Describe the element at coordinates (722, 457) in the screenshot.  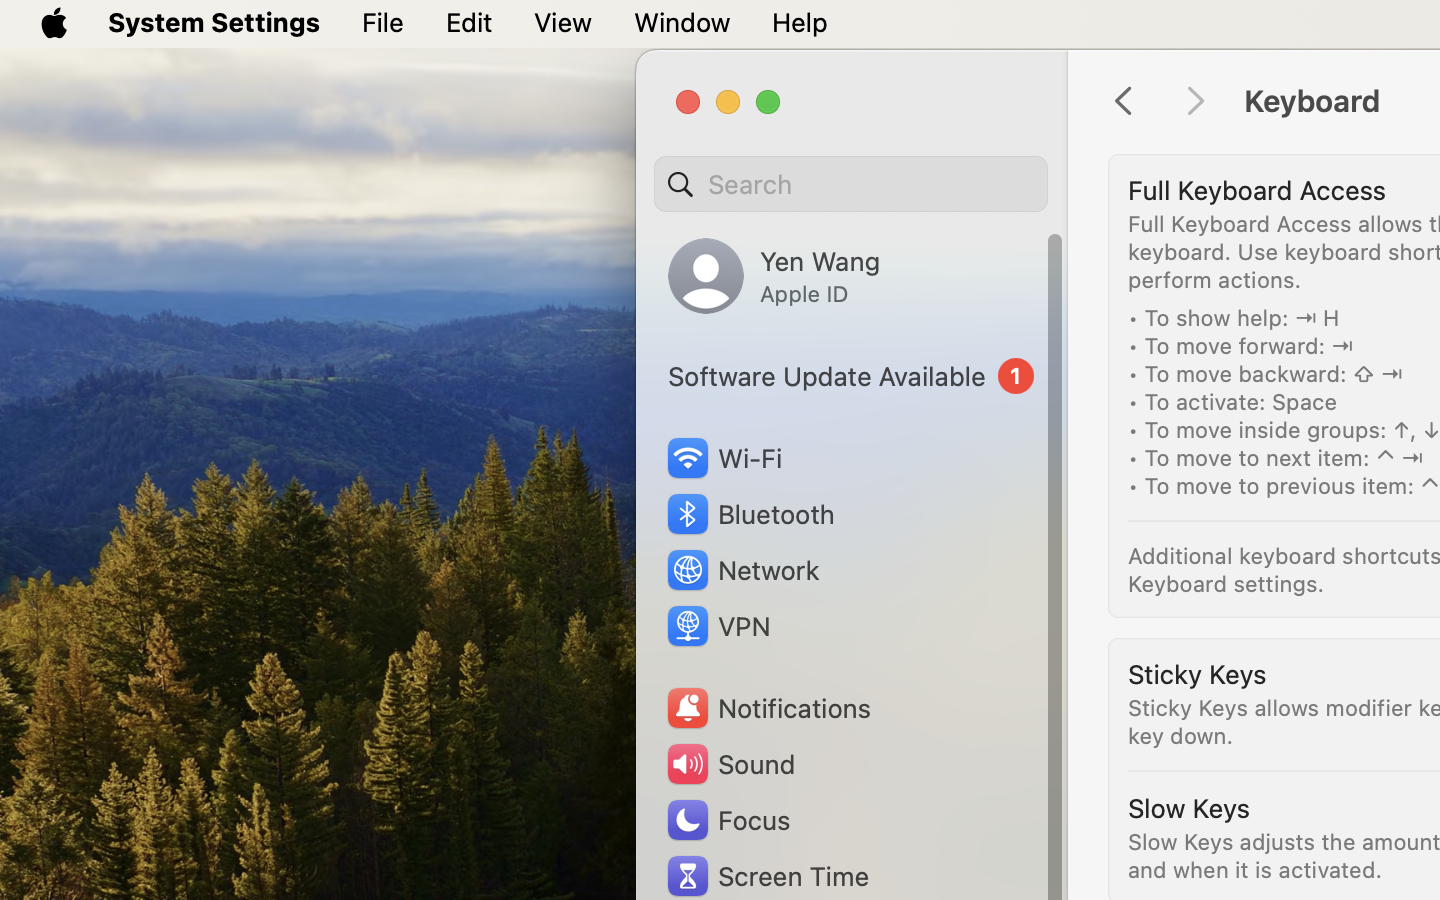
I see `'Wi‑Fi'` at that location.